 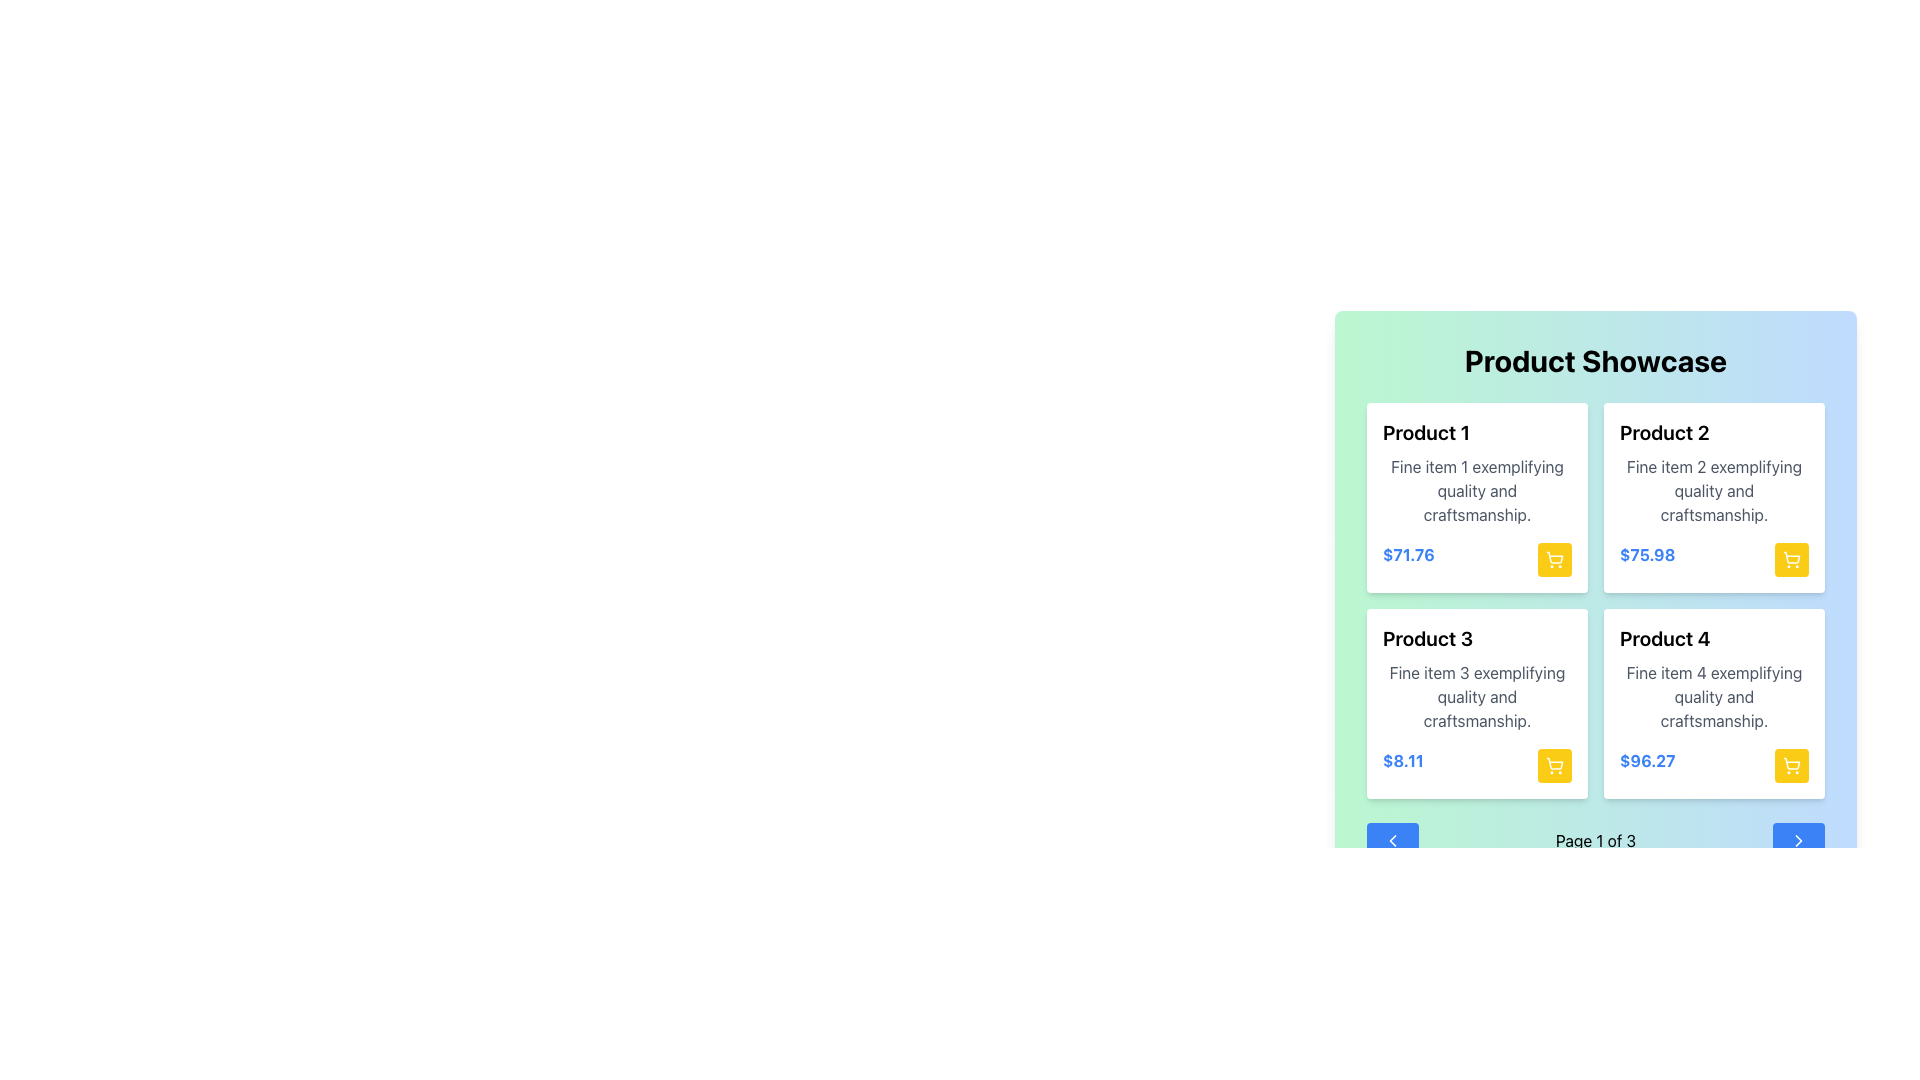 What do you see at coordinates (1665, 639) in the screenshot?
I see `the static text label displaying 'Product 4' located at the top of the card in the bottom-right corner of the product showcase grid` at bounding box center [1665, 639].